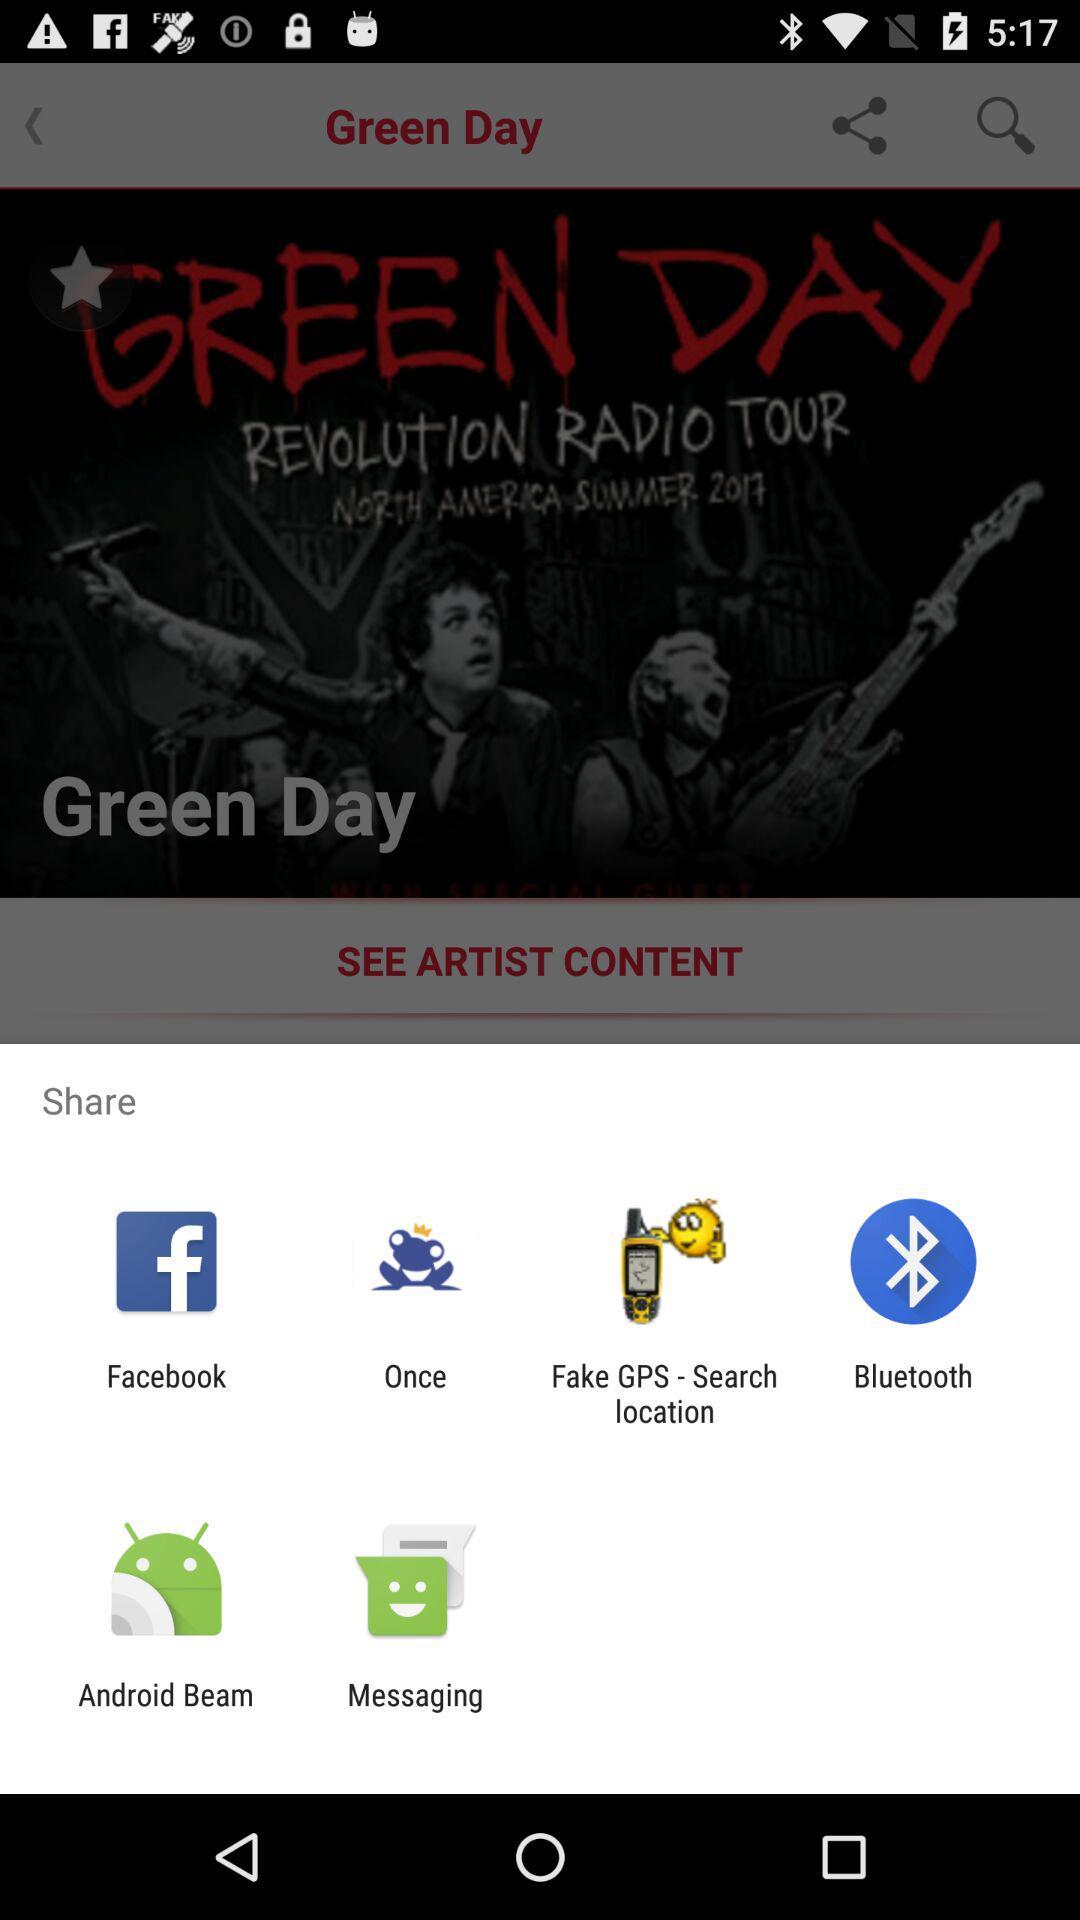 The image size is (1080, 1920). I want to click on item next to fake gps search, so click(414, 1392).